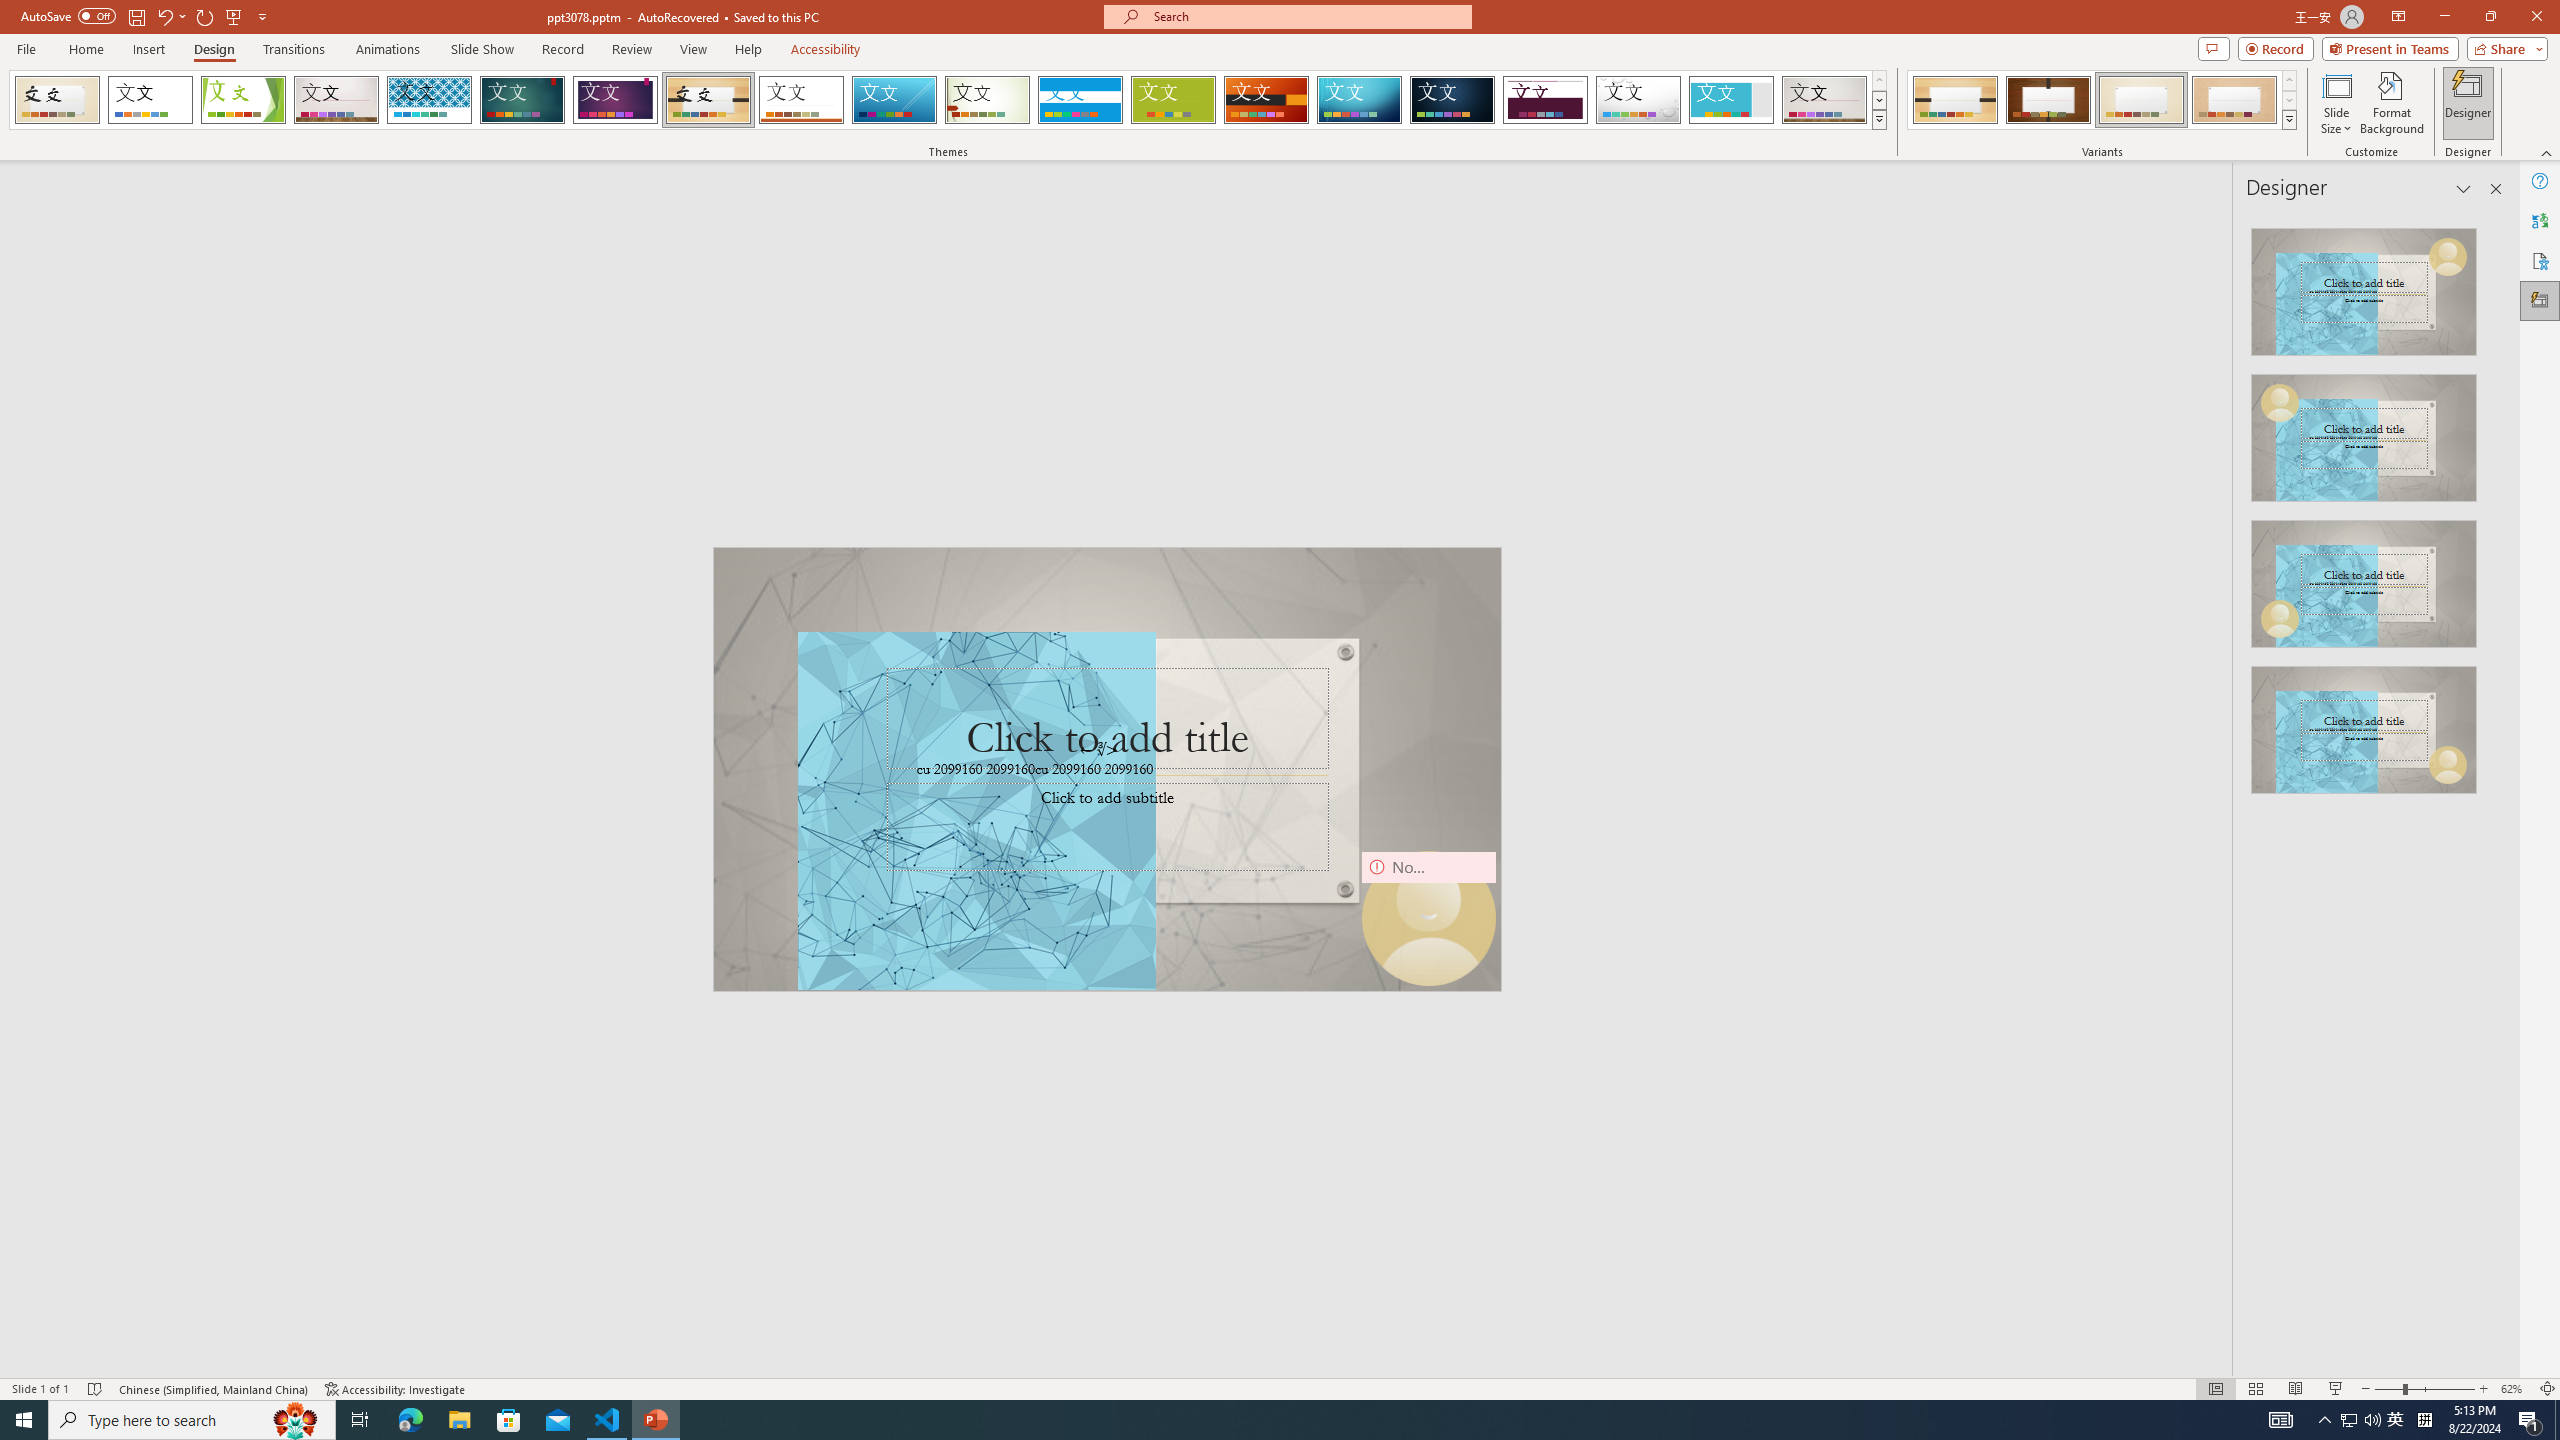 The height and width of the screenshot is (1440, 2560). I want to click on 'Zoom 62%', so click(2515, 1389).